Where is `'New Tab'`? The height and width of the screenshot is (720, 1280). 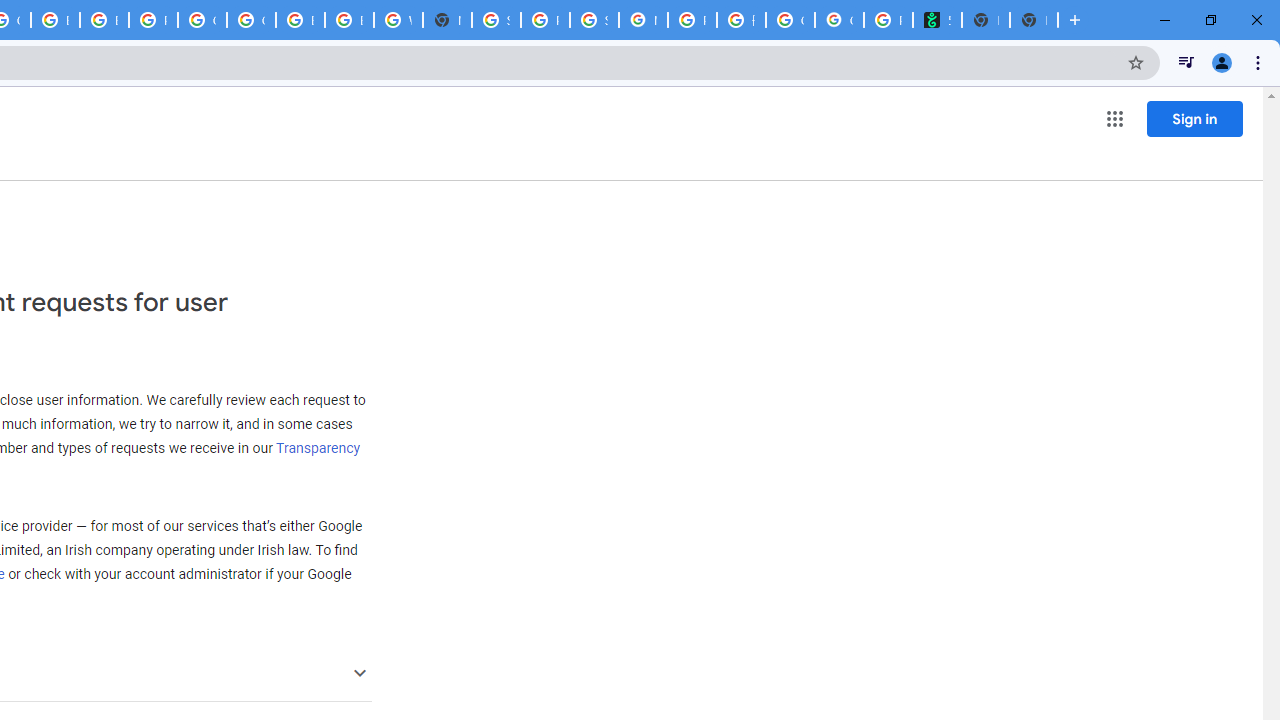 'New Tab' is located at coordinates (1034, 20).